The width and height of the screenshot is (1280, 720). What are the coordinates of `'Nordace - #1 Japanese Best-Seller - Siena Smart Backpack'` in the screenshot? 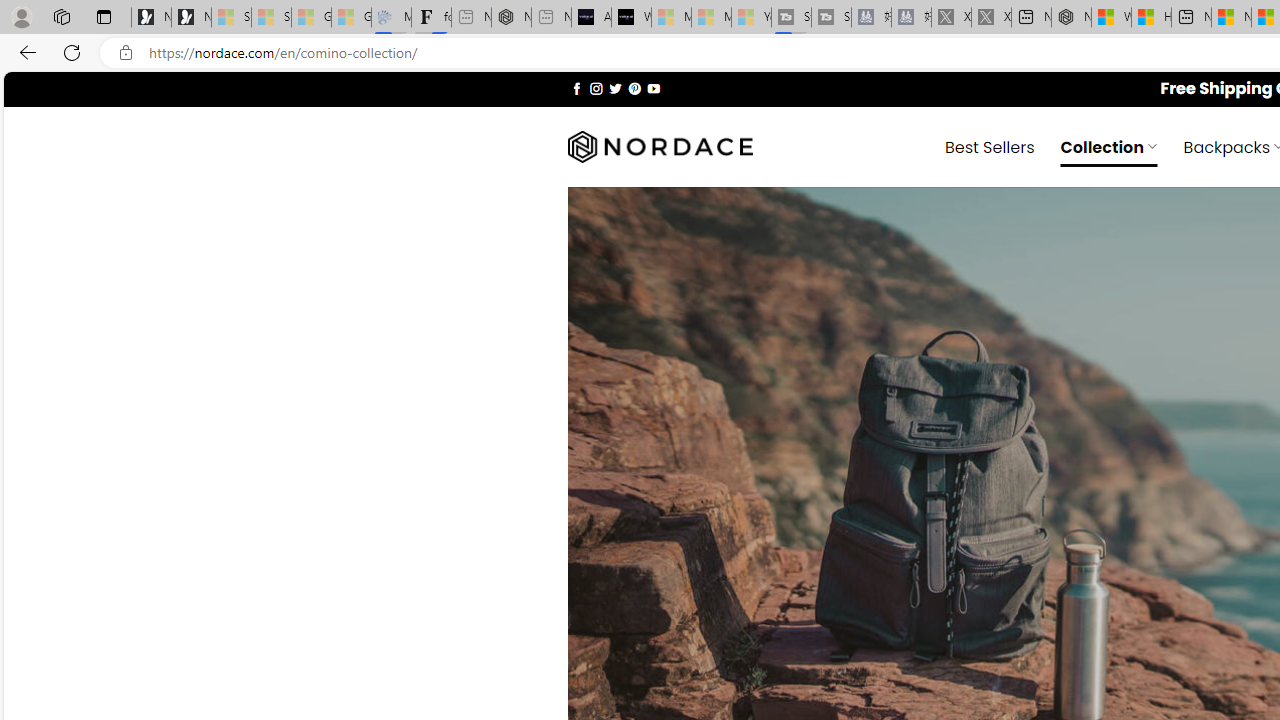 It's located at (511, 17).